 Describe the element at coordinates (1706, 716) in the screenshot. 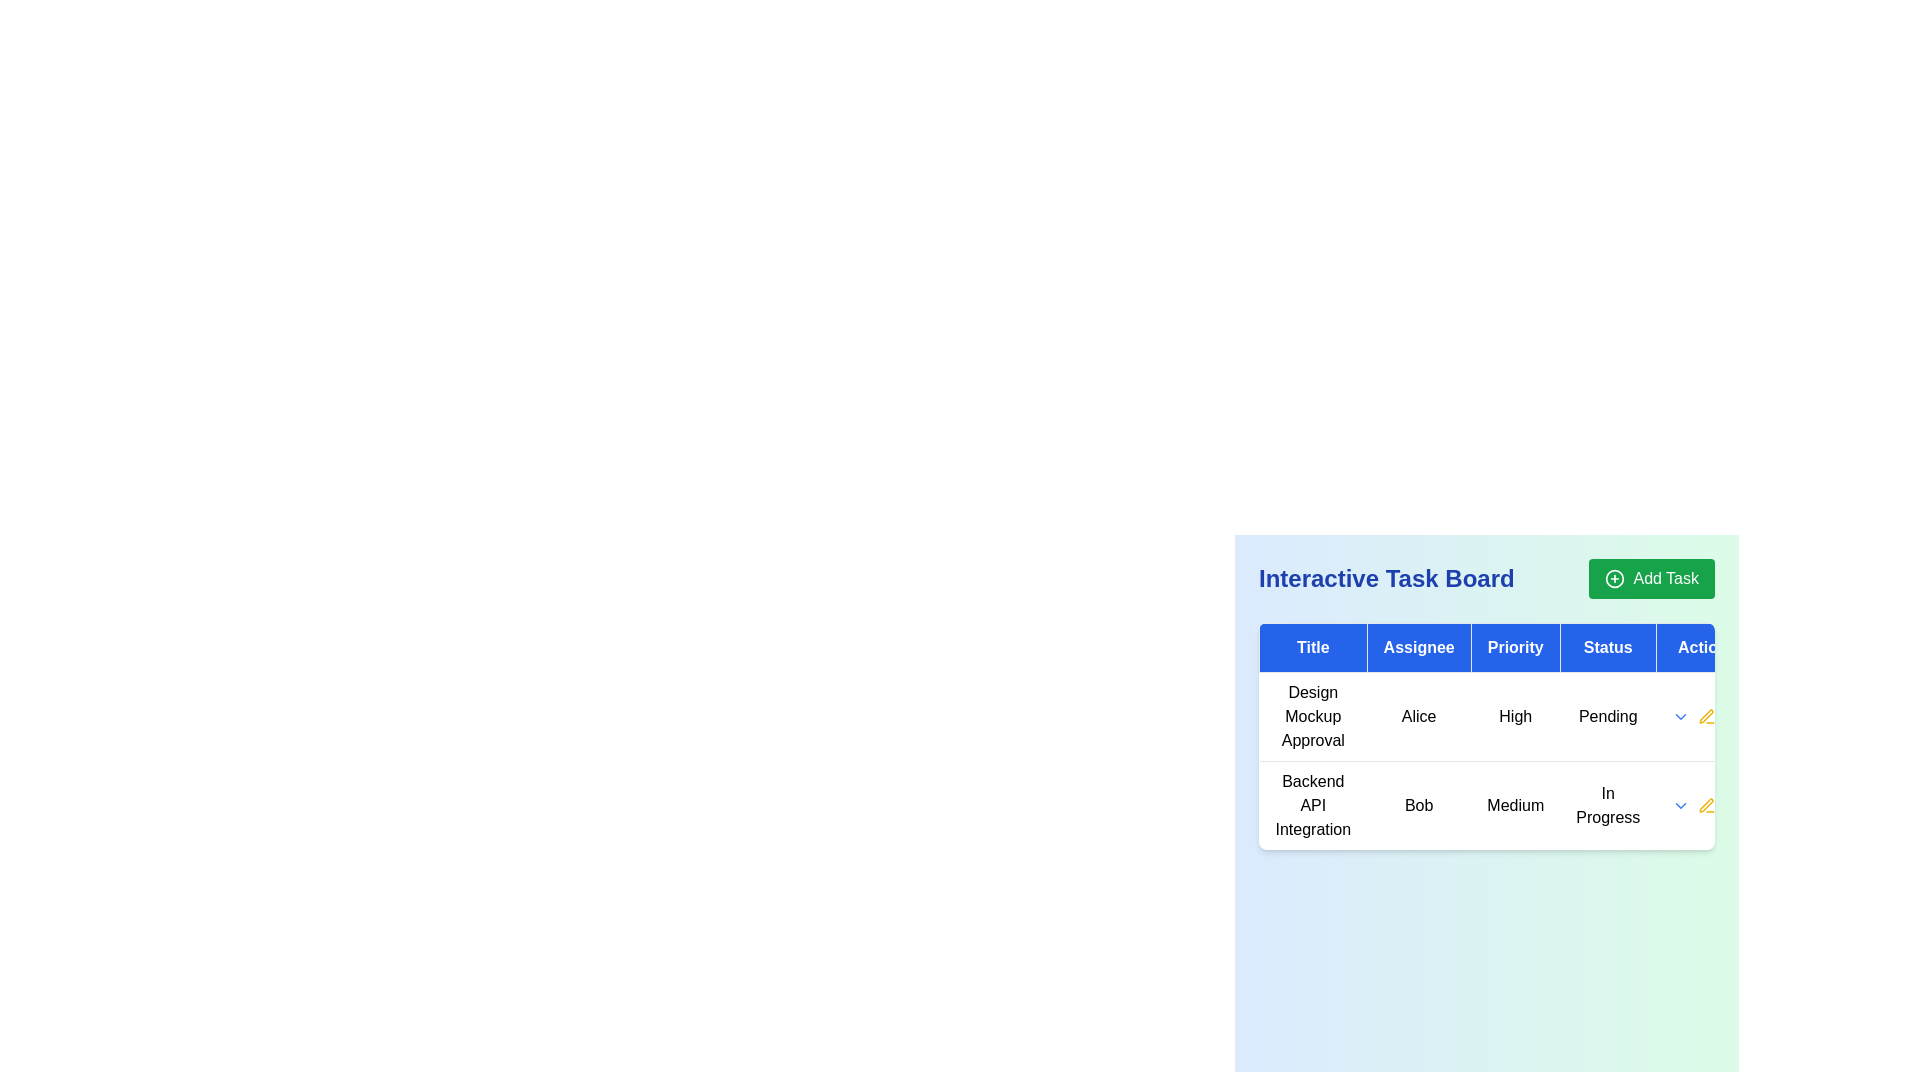

I see `the pen icon button styled in yellow located in the second row of the 'Action' column in the 'Interactive Task Board' table` at that location.